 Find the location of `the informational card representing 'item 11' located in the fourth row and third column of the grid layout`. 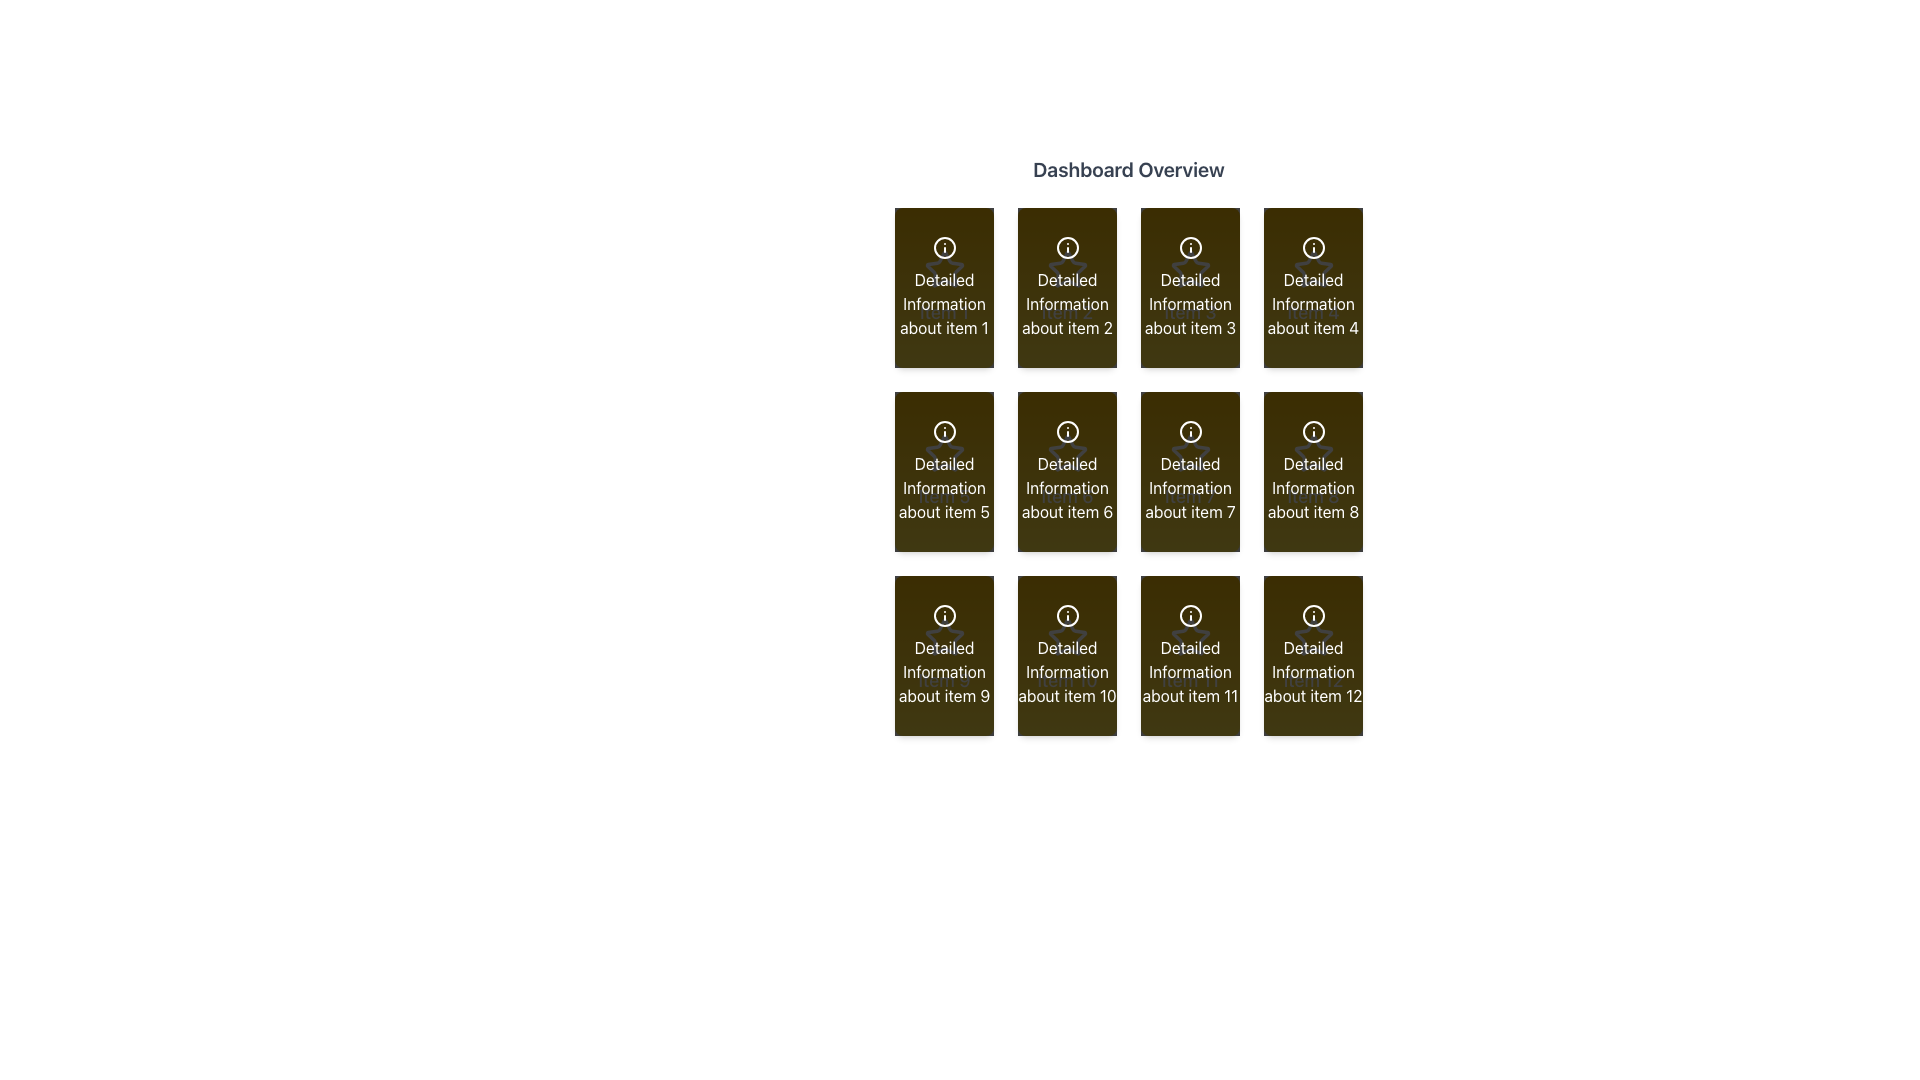

the informational card representing 'item 11' located in the fourth row and third column of the grid layout is located at coordinates (1190, 655).